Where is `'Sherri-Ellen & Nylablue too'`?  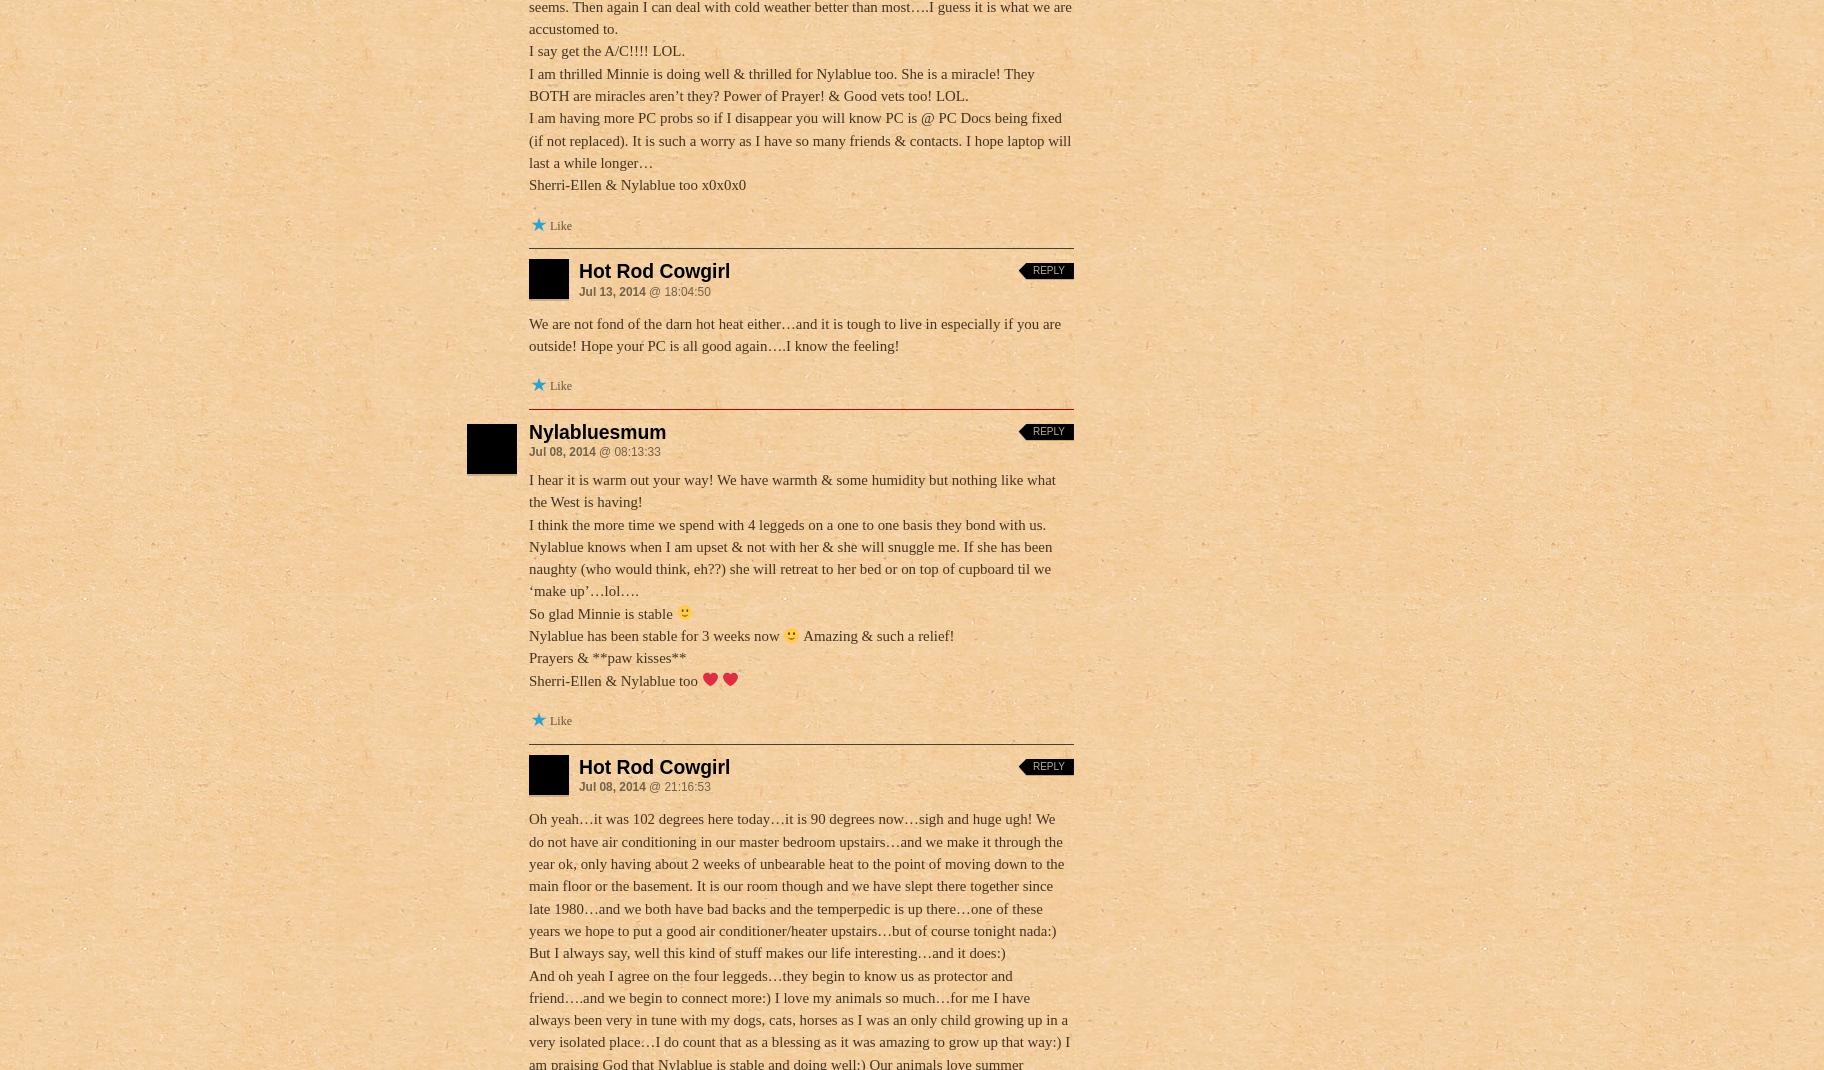
'Sherri-Ellen & Nylablue too' is located at coordinates (614, 679).